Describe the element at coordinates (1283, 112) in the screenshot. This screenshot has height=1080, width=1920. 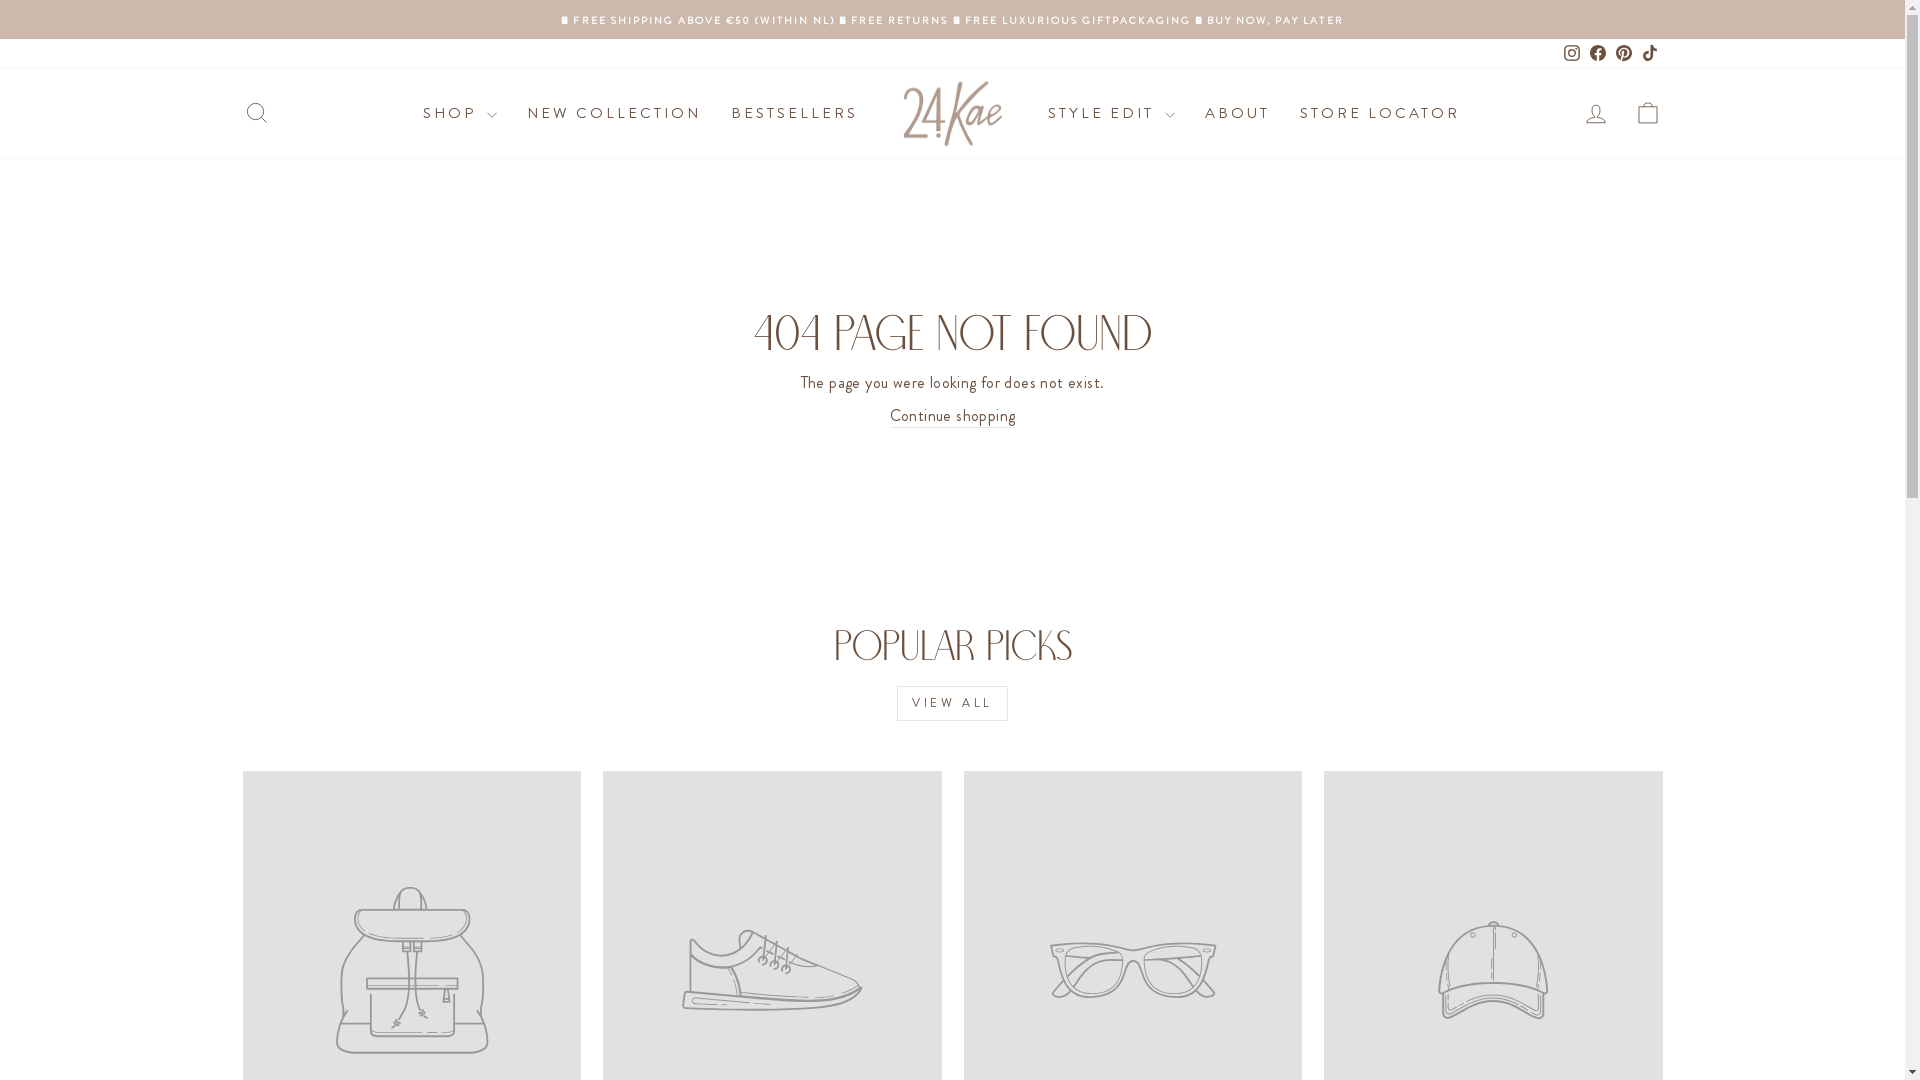
I see `'STORE LOCATOR'` at that location.